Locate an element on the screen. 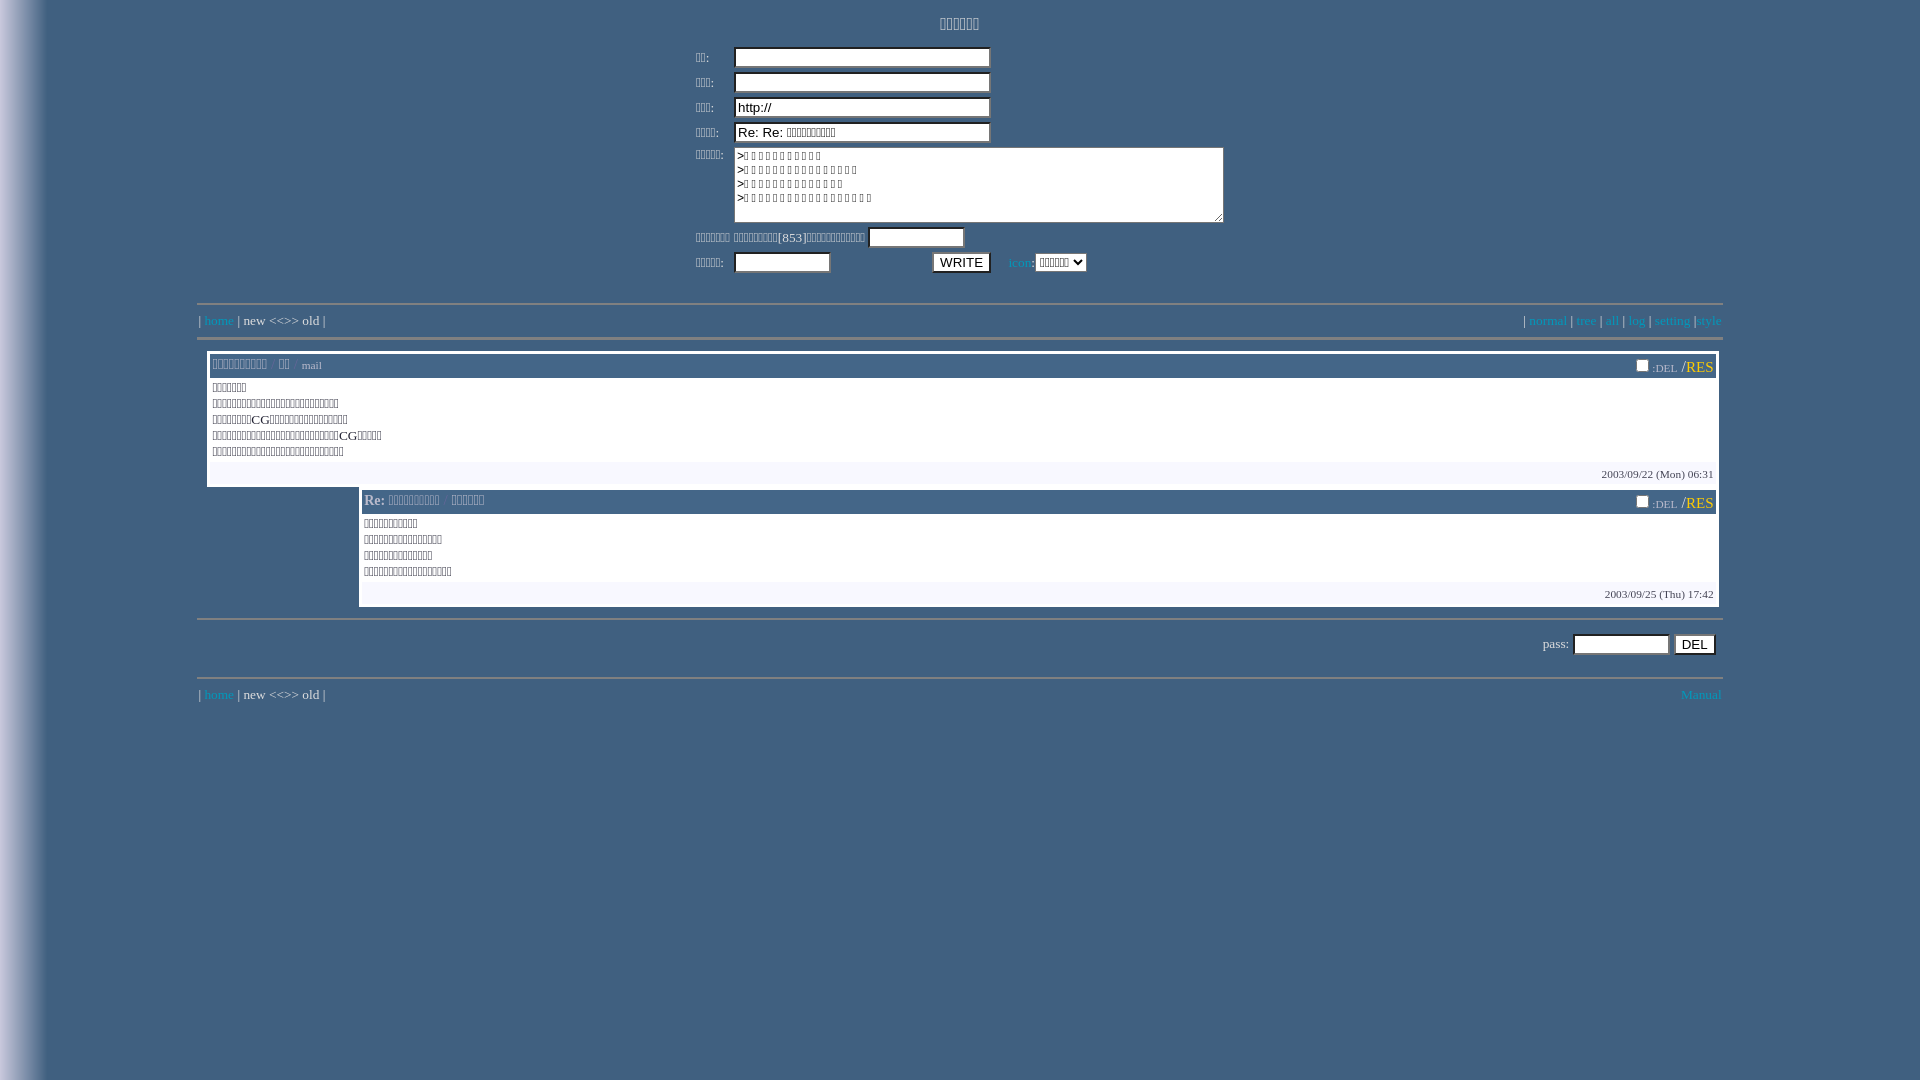 The width and height of the screenshot is (1920, 1080). 'all' is located at coordinates (1606, 319).